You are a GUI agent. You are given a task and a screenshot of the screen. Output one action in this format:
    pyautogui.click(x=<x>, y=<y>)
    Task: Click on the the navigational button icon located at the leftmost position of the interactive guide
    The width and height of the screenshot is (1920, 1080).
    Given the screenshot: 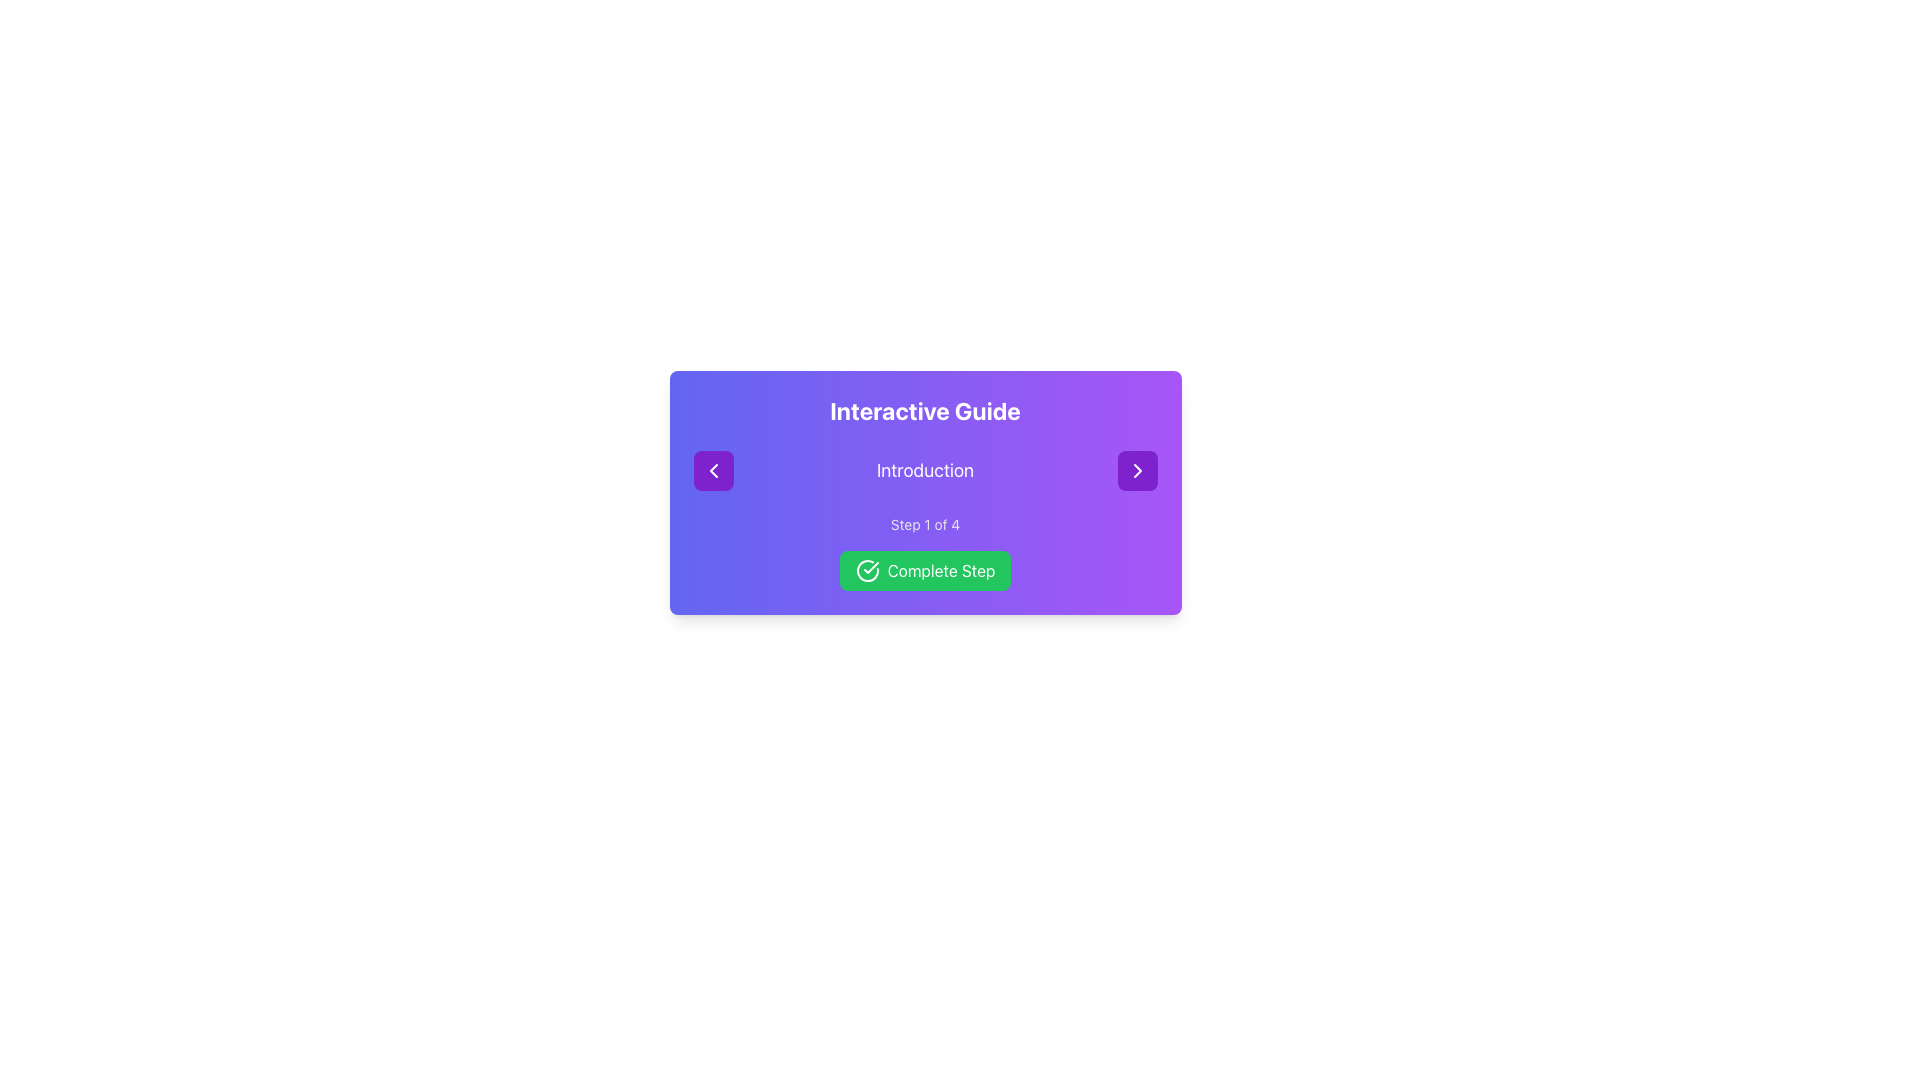 What is the action you would take?
    pyautogui.click(x=713, y=470)
    